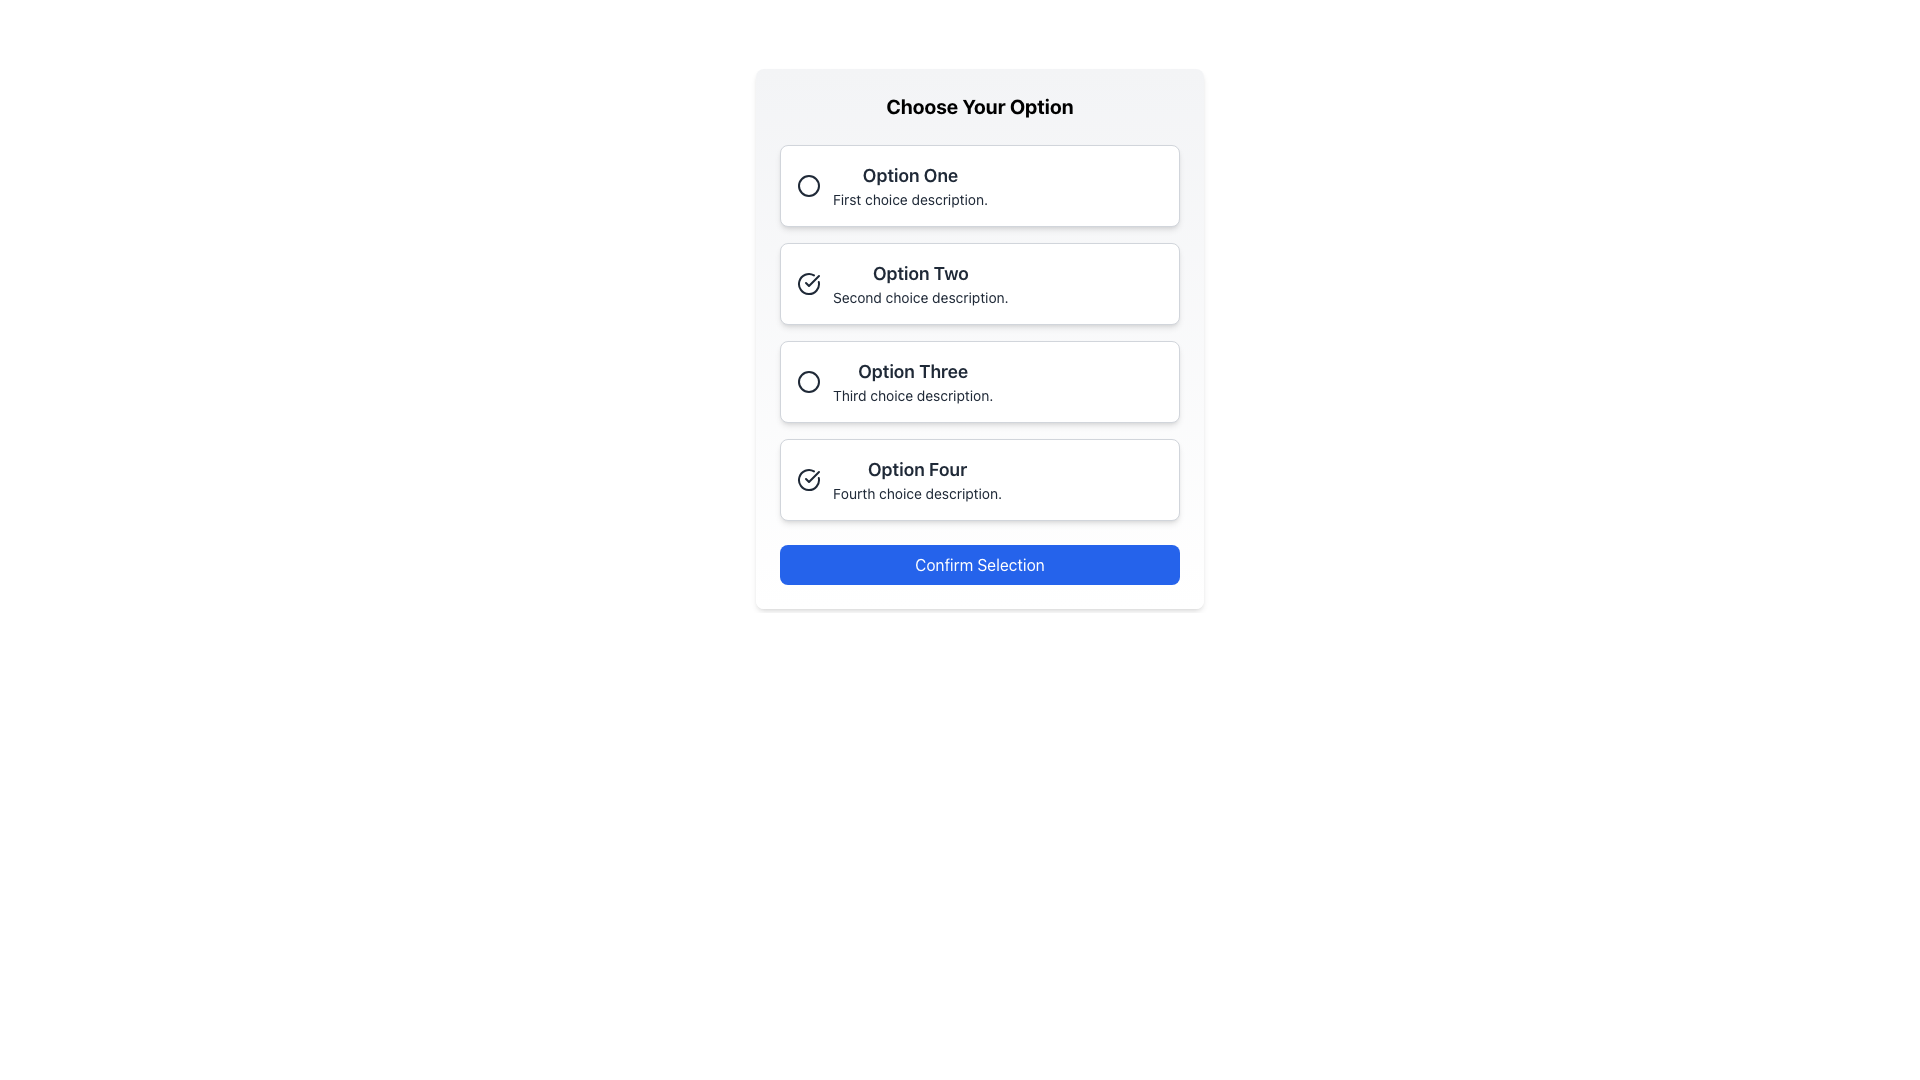 The width and height of the screenshot is (1920, 1080). What do you see at coordinates (912, 371) in the screenshot?
I see `the title label of the third selectable option in the vertical list, which distinguishes it from other options` at bounding box center [912, 371].